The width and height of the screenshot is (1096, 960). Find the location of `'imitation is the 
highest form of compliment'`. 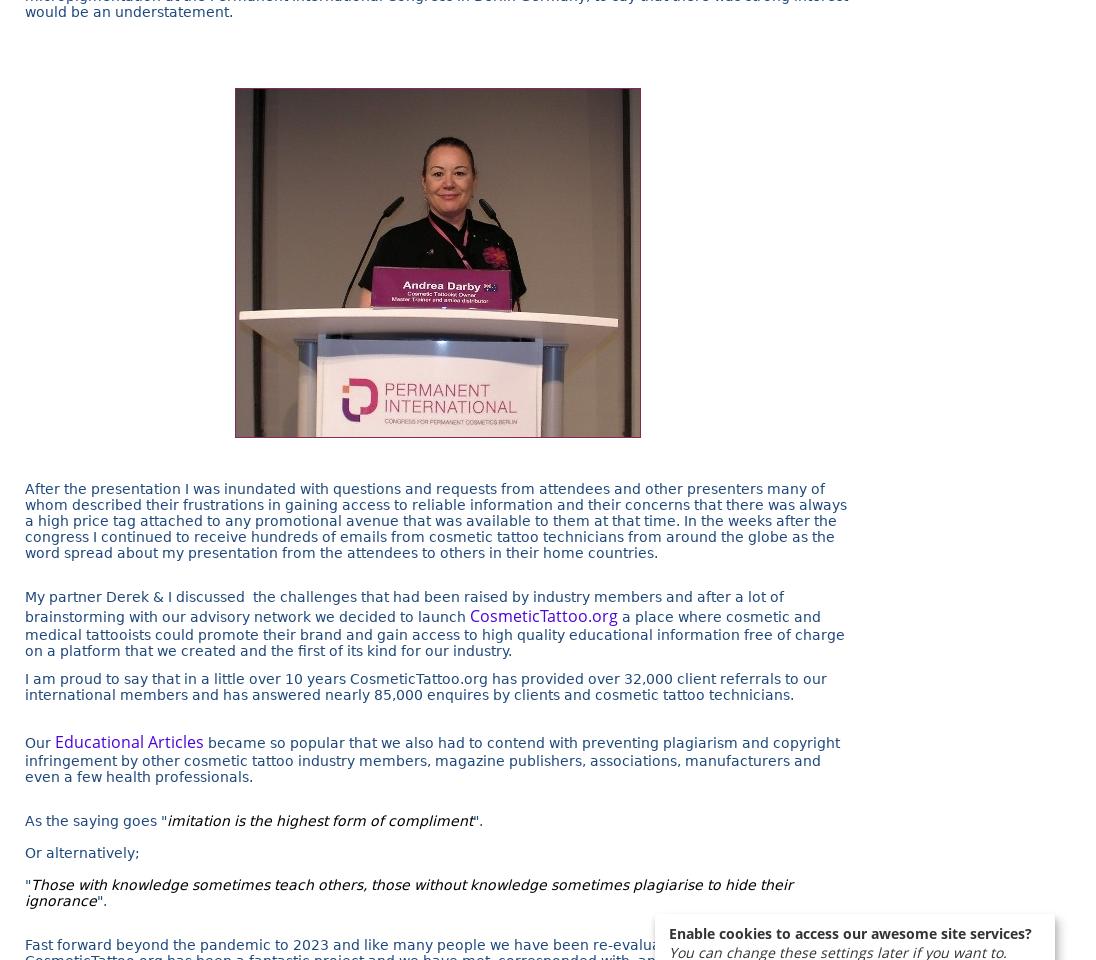

'imitation is the 
highest form of compliment' is located at coordinates (319, 820).